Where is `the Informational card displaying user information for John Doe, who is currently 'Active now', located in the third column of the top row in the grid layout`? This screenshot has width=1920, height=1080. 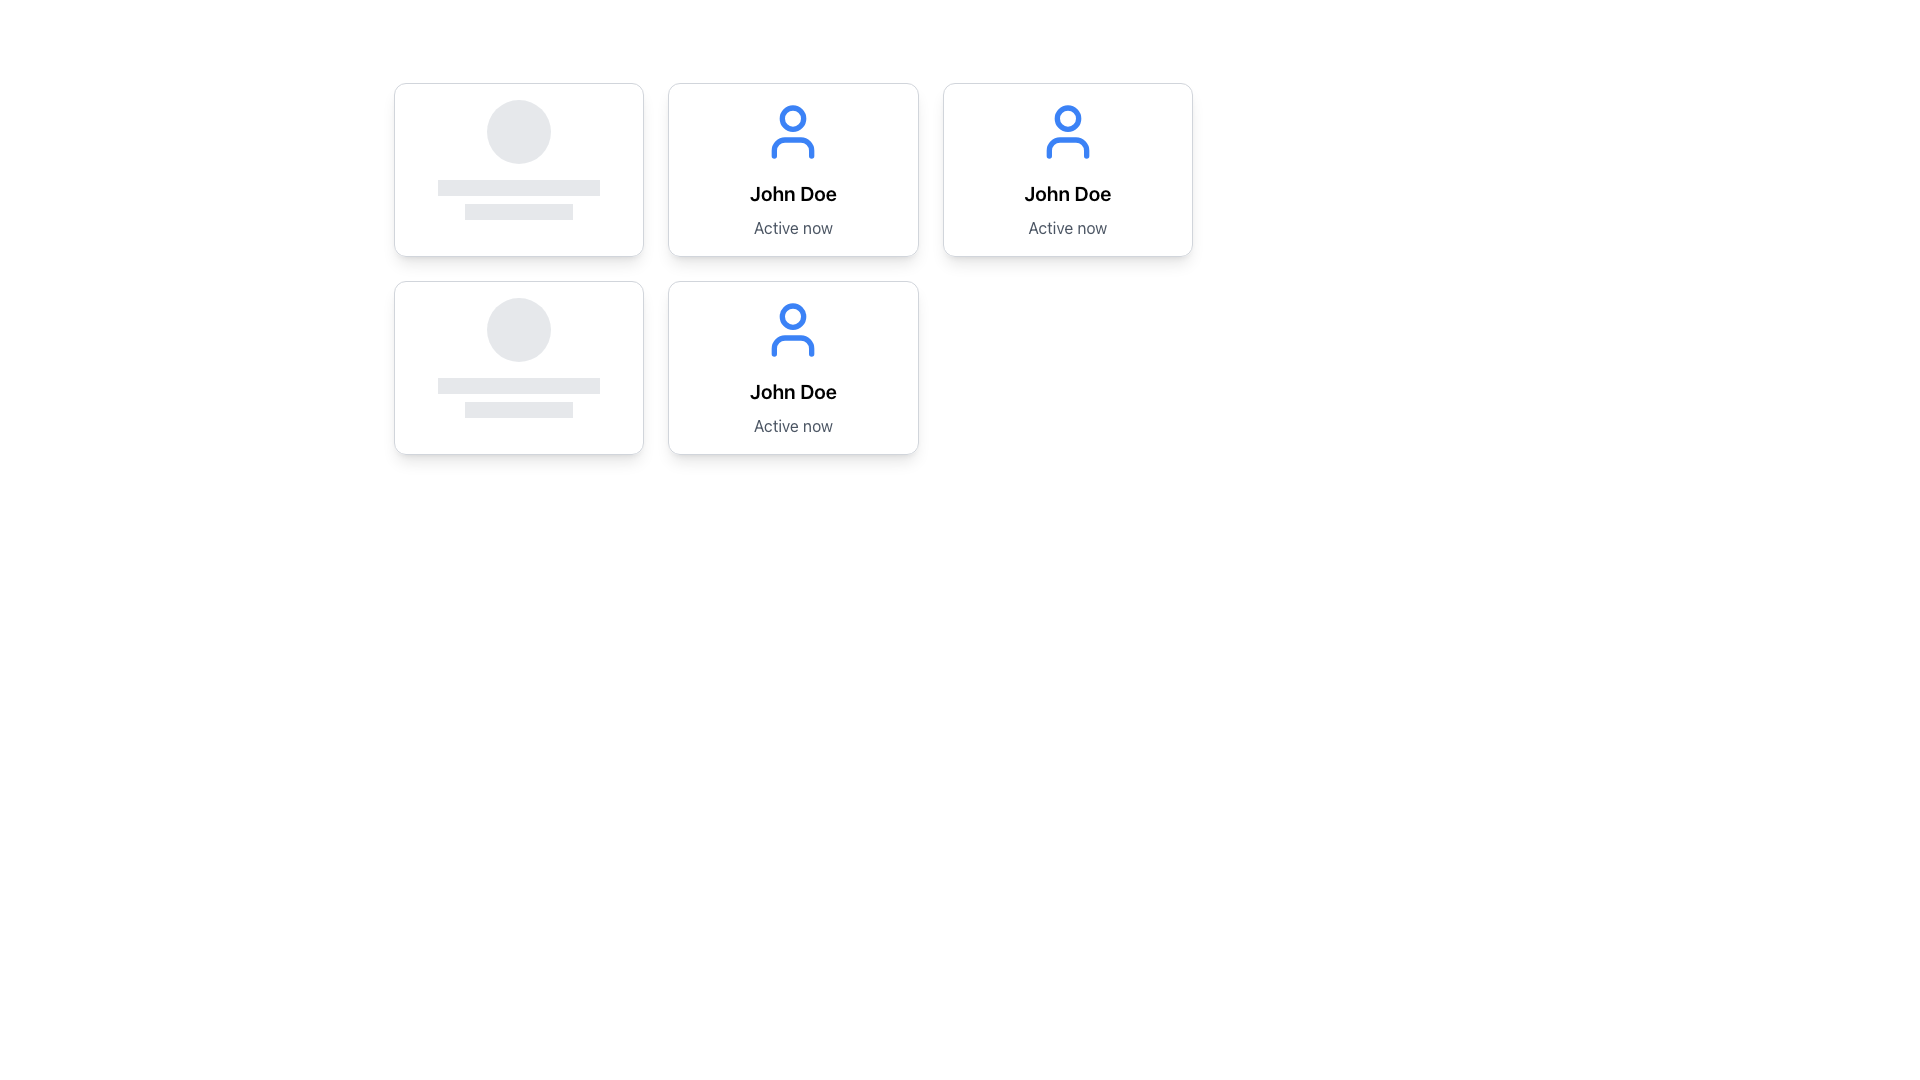
the Informational card displaying user information for John Doe, who is currently 'Active now', located in the third column of the top row in the grid layout is located at coordinates (1066, 168).